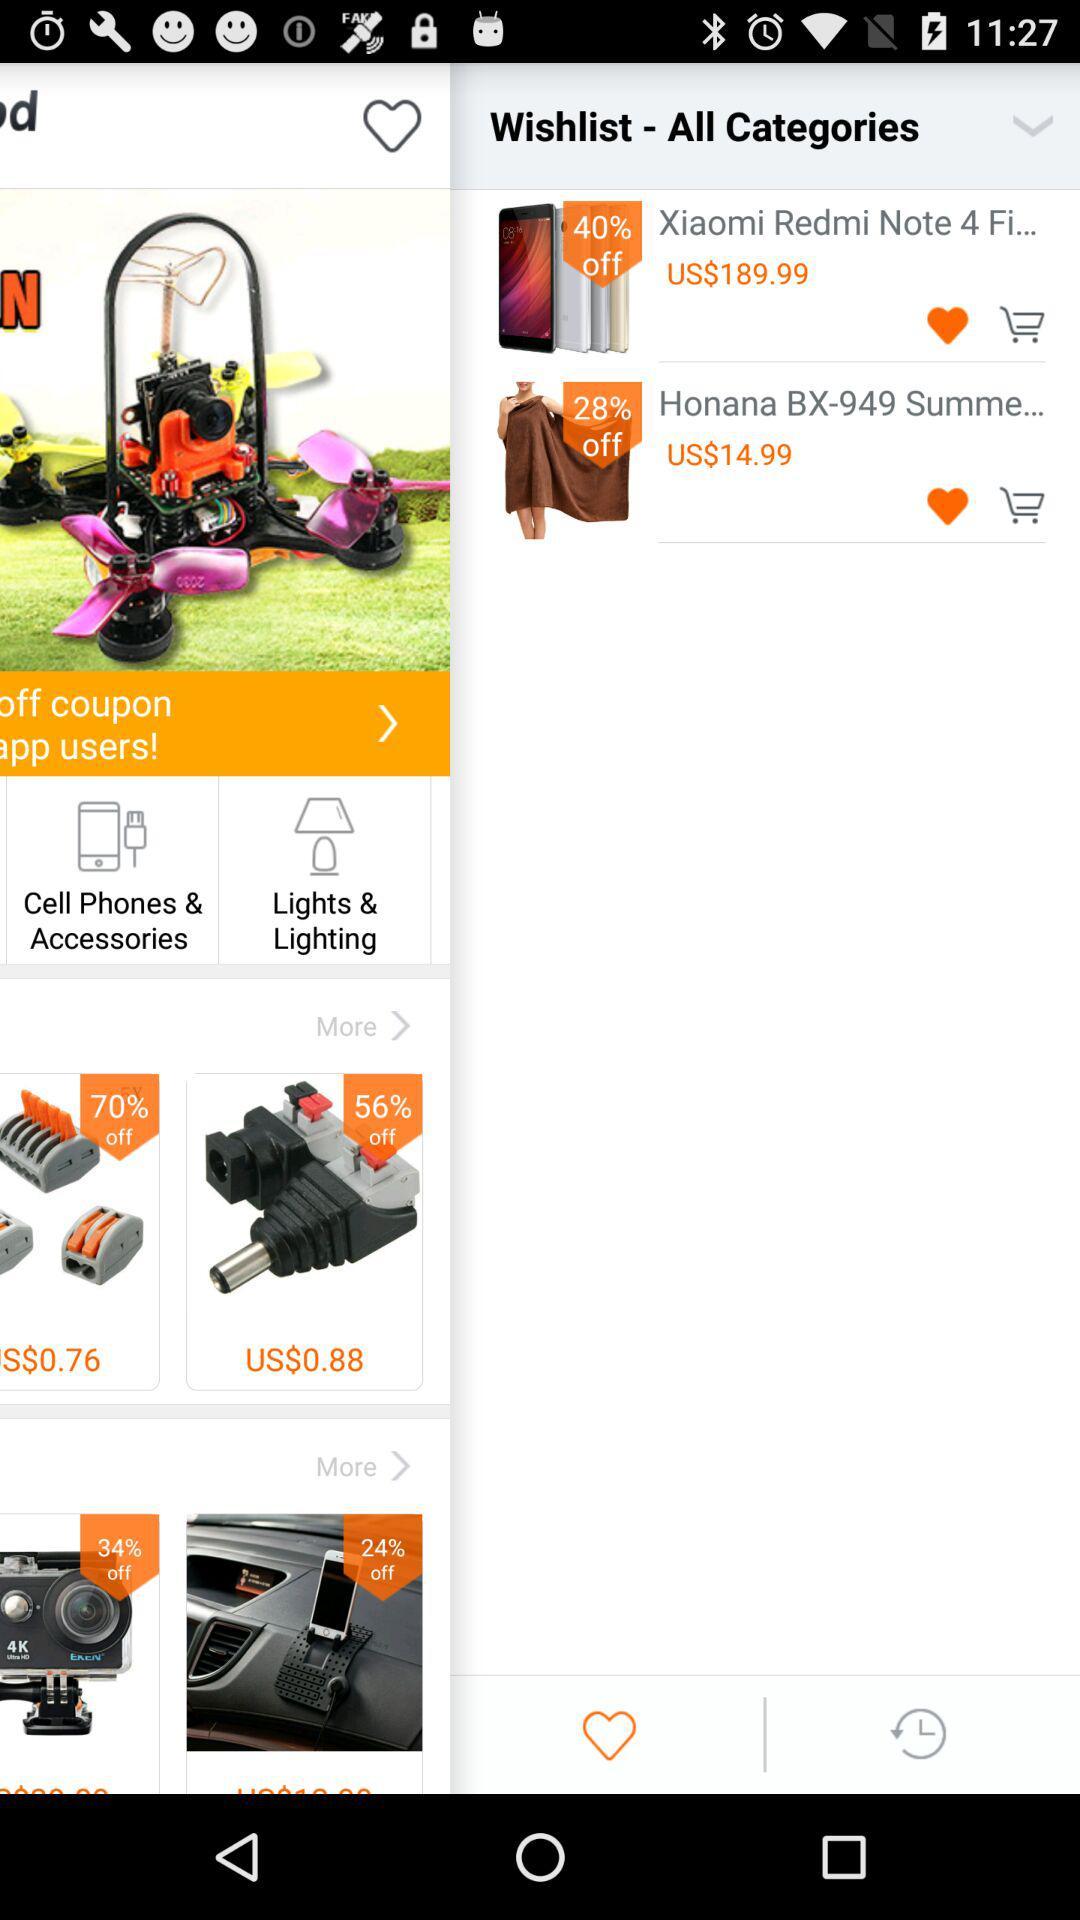  Describe the element at coordinates (392, 124) in the screenshot. I see `wishlist status` at that location.